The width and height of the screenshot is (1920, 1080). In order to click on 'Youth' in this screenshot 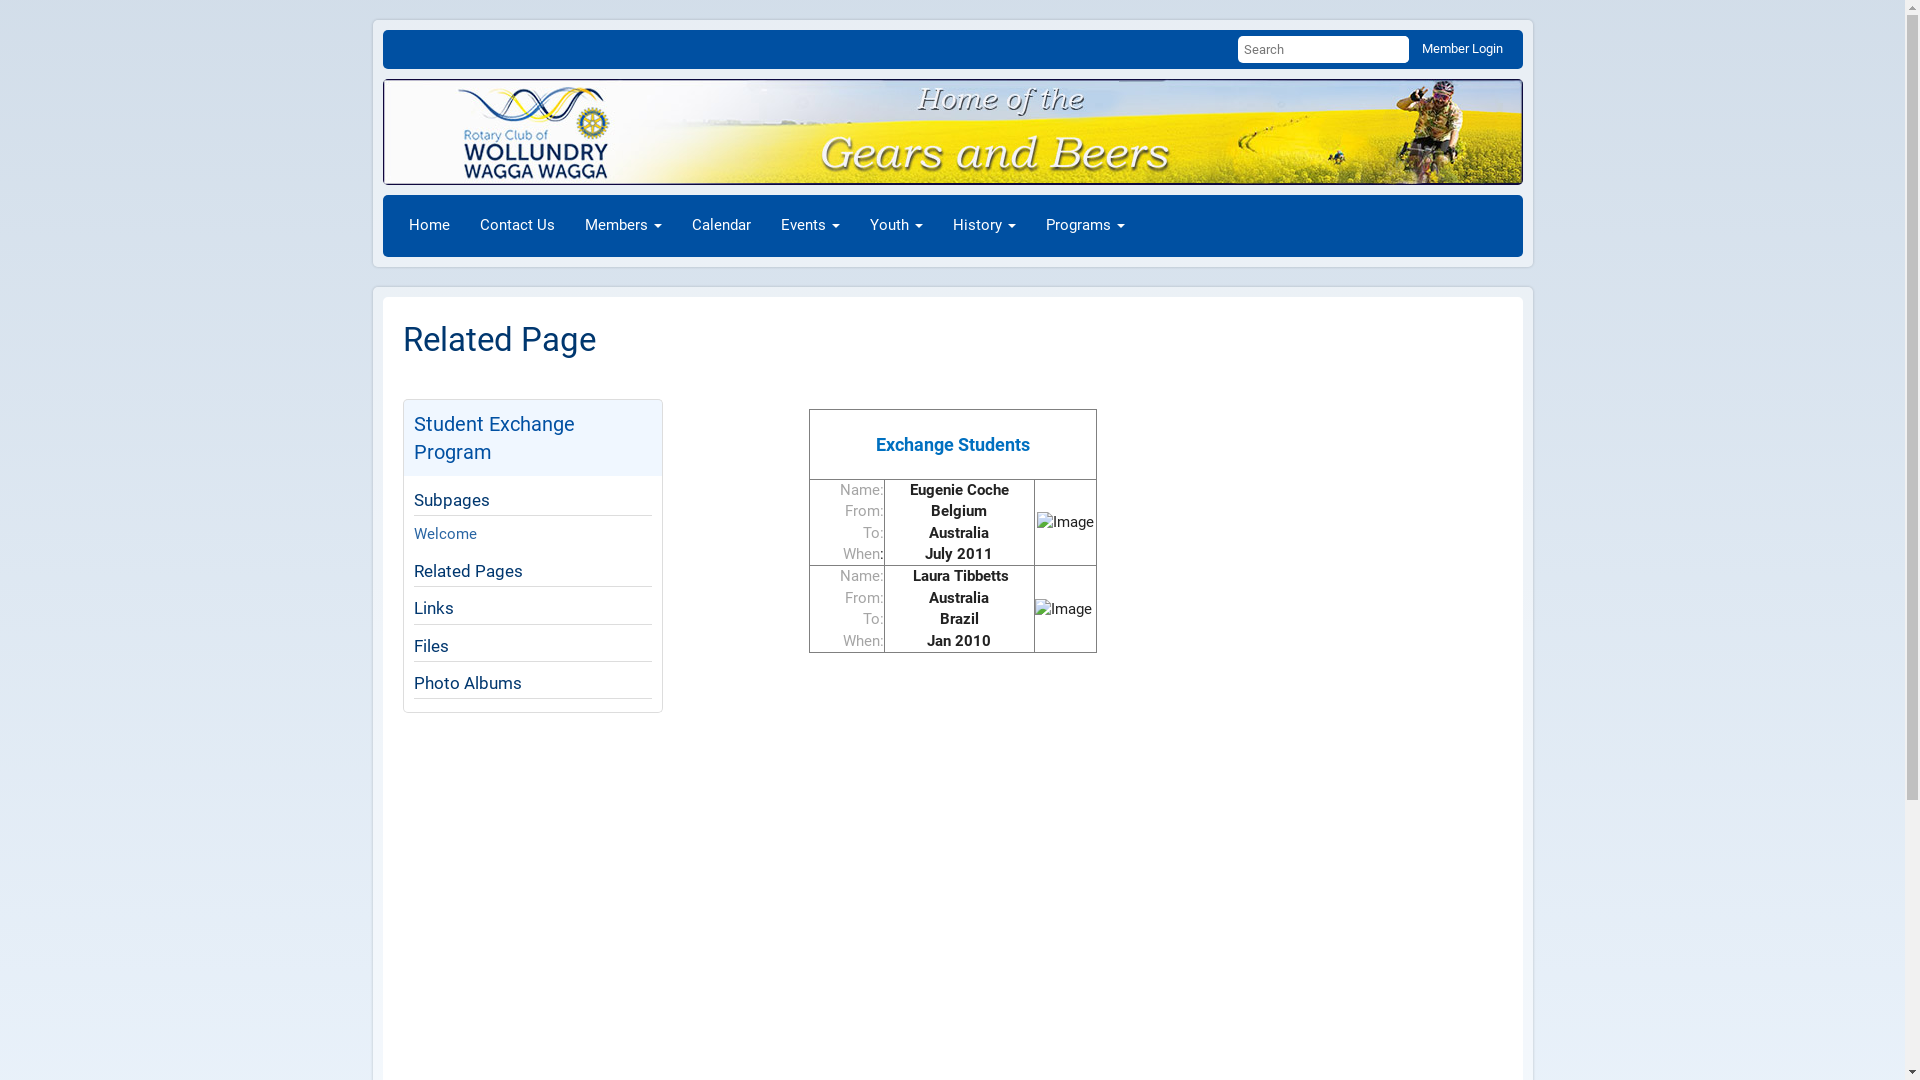, I will do `click(894, 225)`.